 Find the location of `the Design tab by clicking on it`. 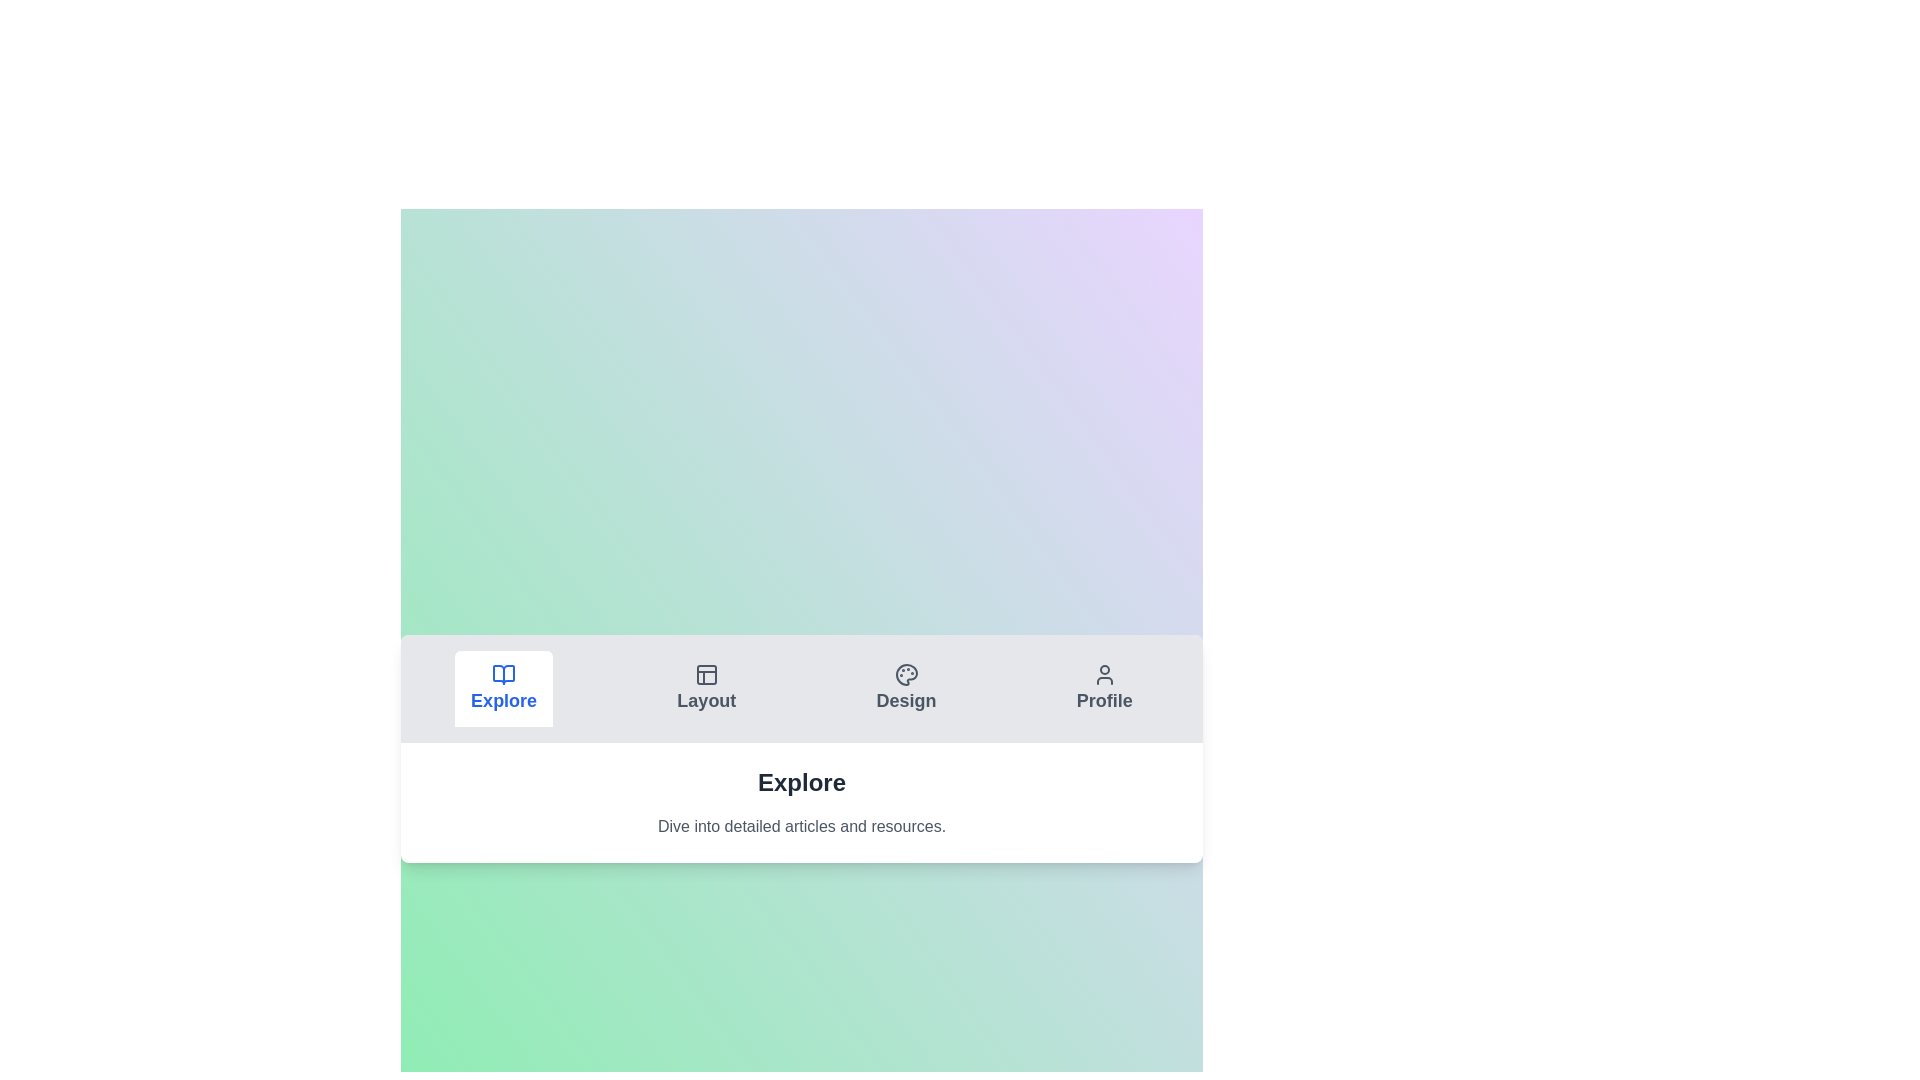

the Design tab by clicking on it is located at coordinates (905, 688).